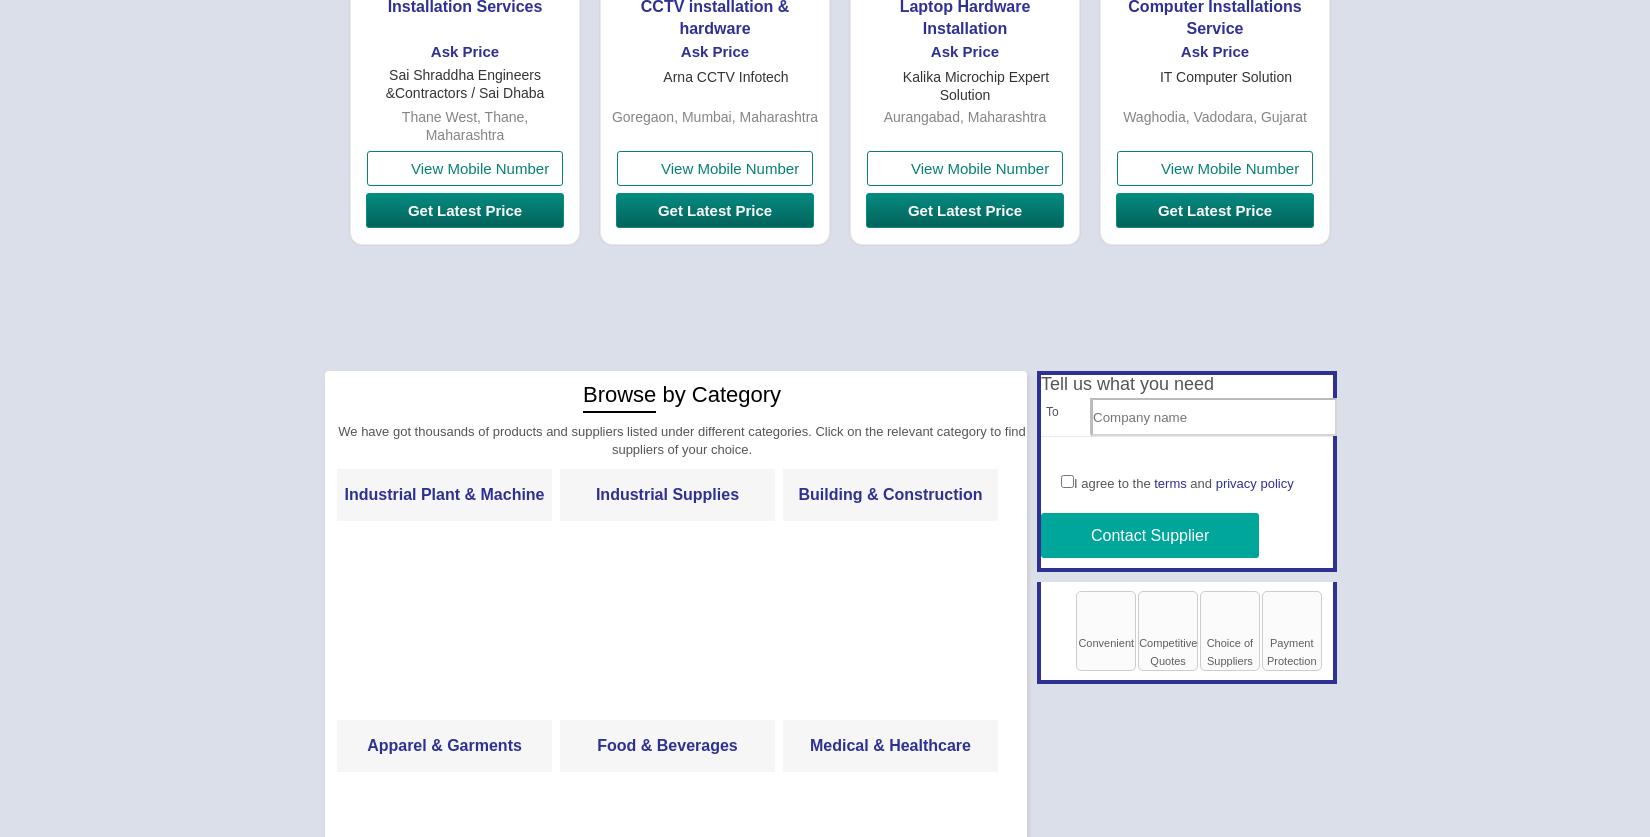  What do you see at coordinates (964, 117) in the screenshot?
I see `'Aurangabad, Maharashtra'` at bounding box center [964, 117].